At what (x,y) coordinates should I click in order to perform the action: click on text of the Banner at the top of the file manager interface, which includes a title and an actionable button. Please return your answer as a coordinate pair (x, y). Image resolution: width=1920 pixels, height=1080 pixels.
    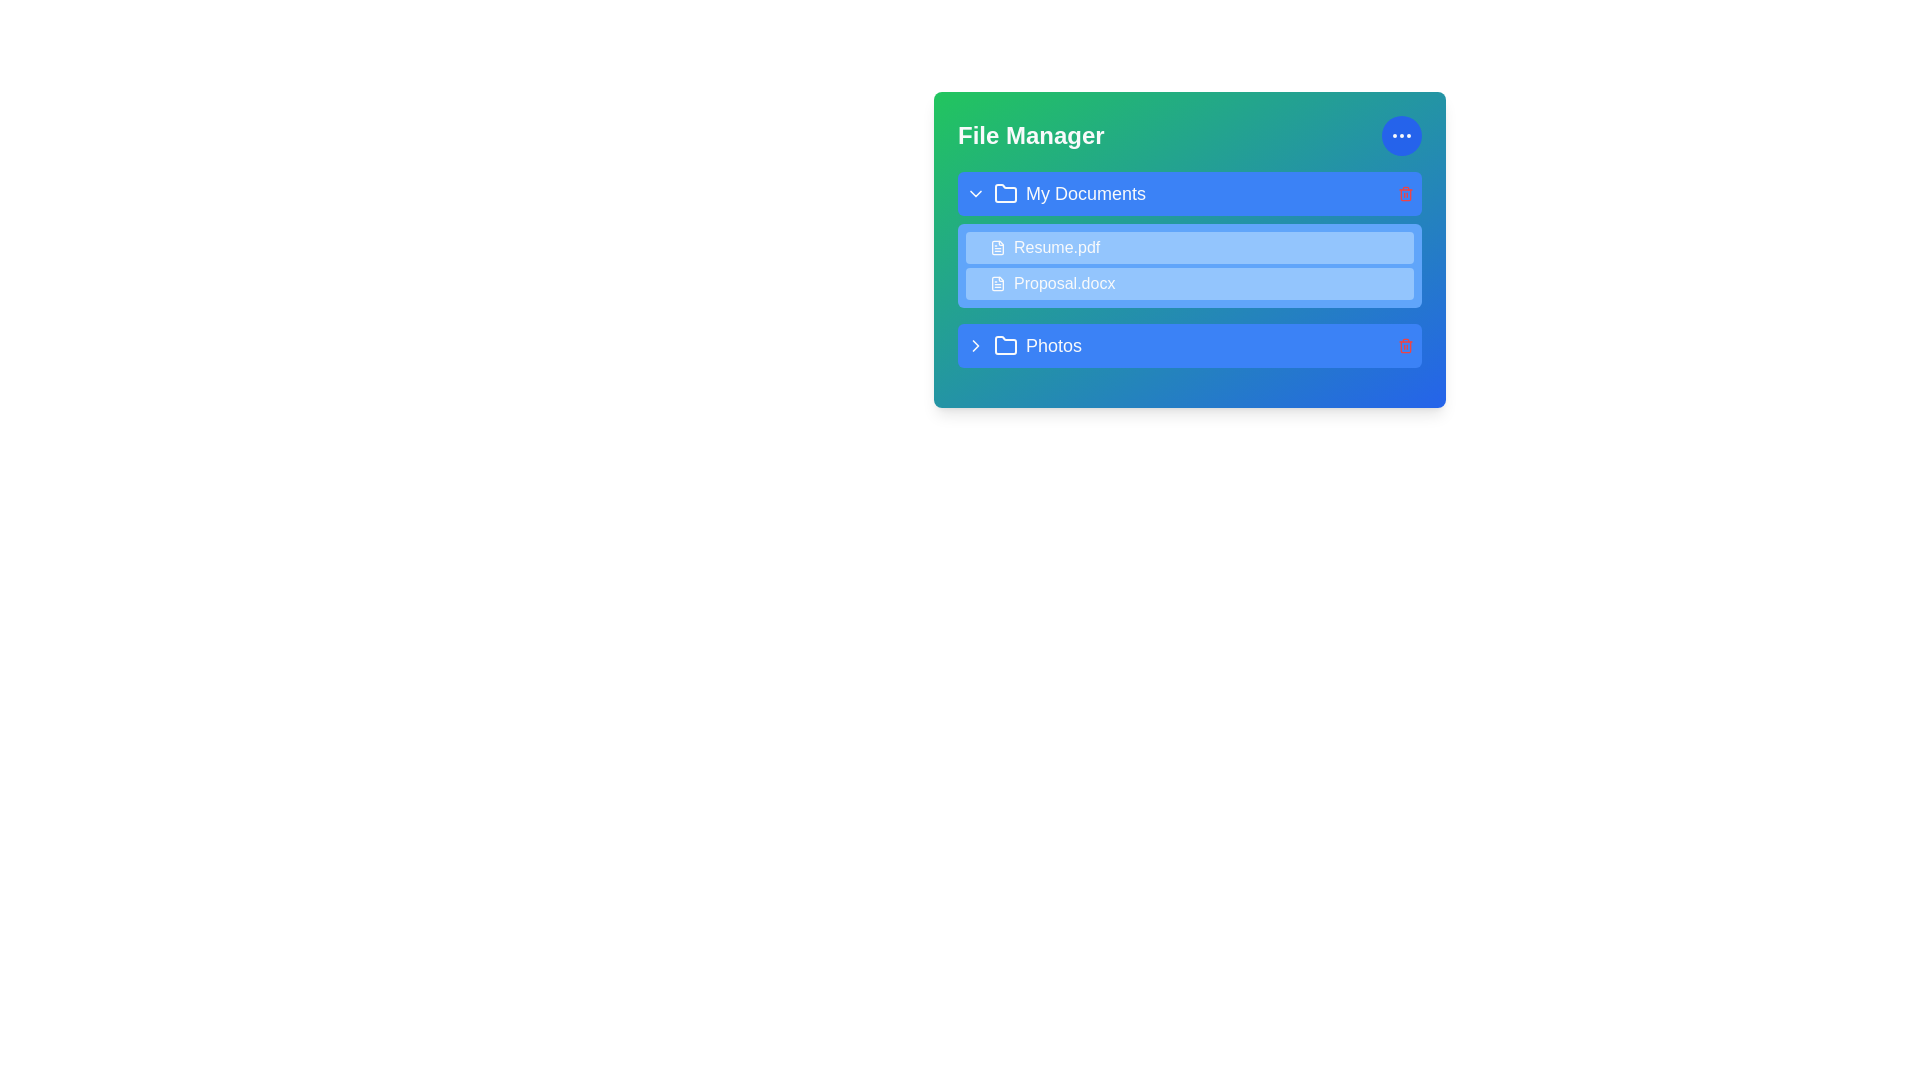
    Looking at the image, I should click on (1190, 135).